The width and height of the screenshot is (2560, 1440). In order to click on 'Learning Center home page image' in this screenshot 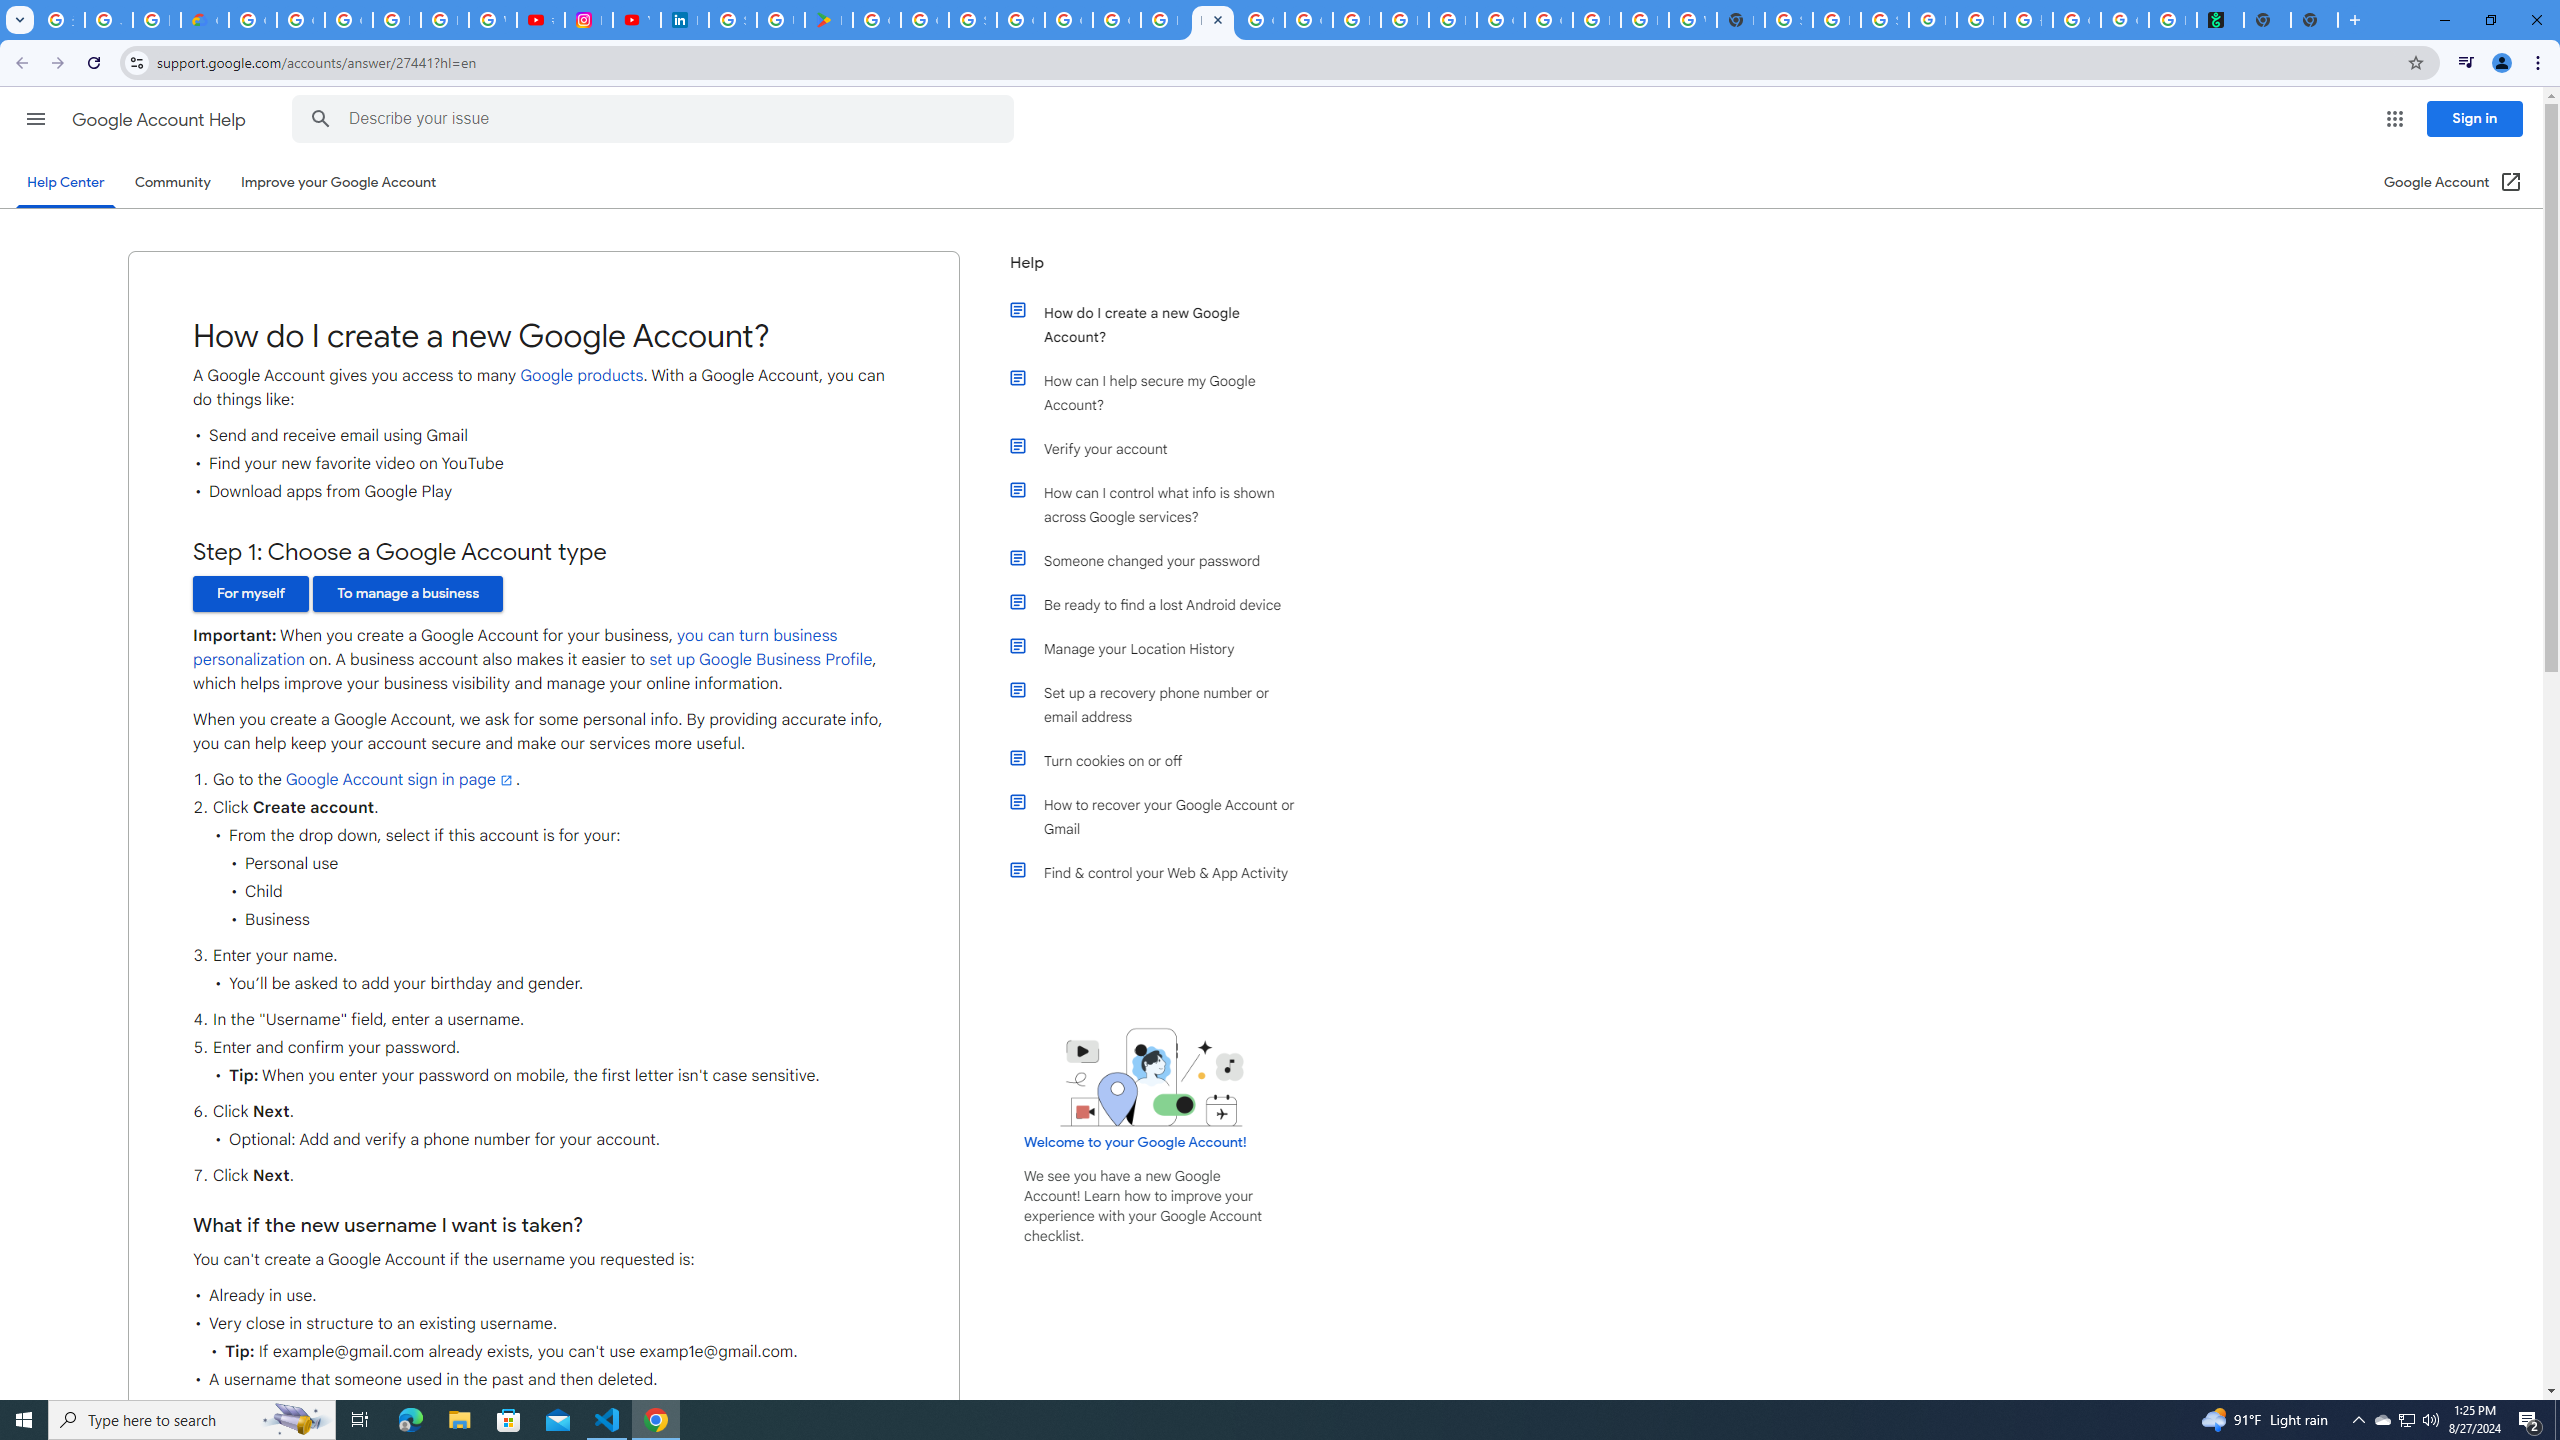, I will do `click(1151, 1076)`.